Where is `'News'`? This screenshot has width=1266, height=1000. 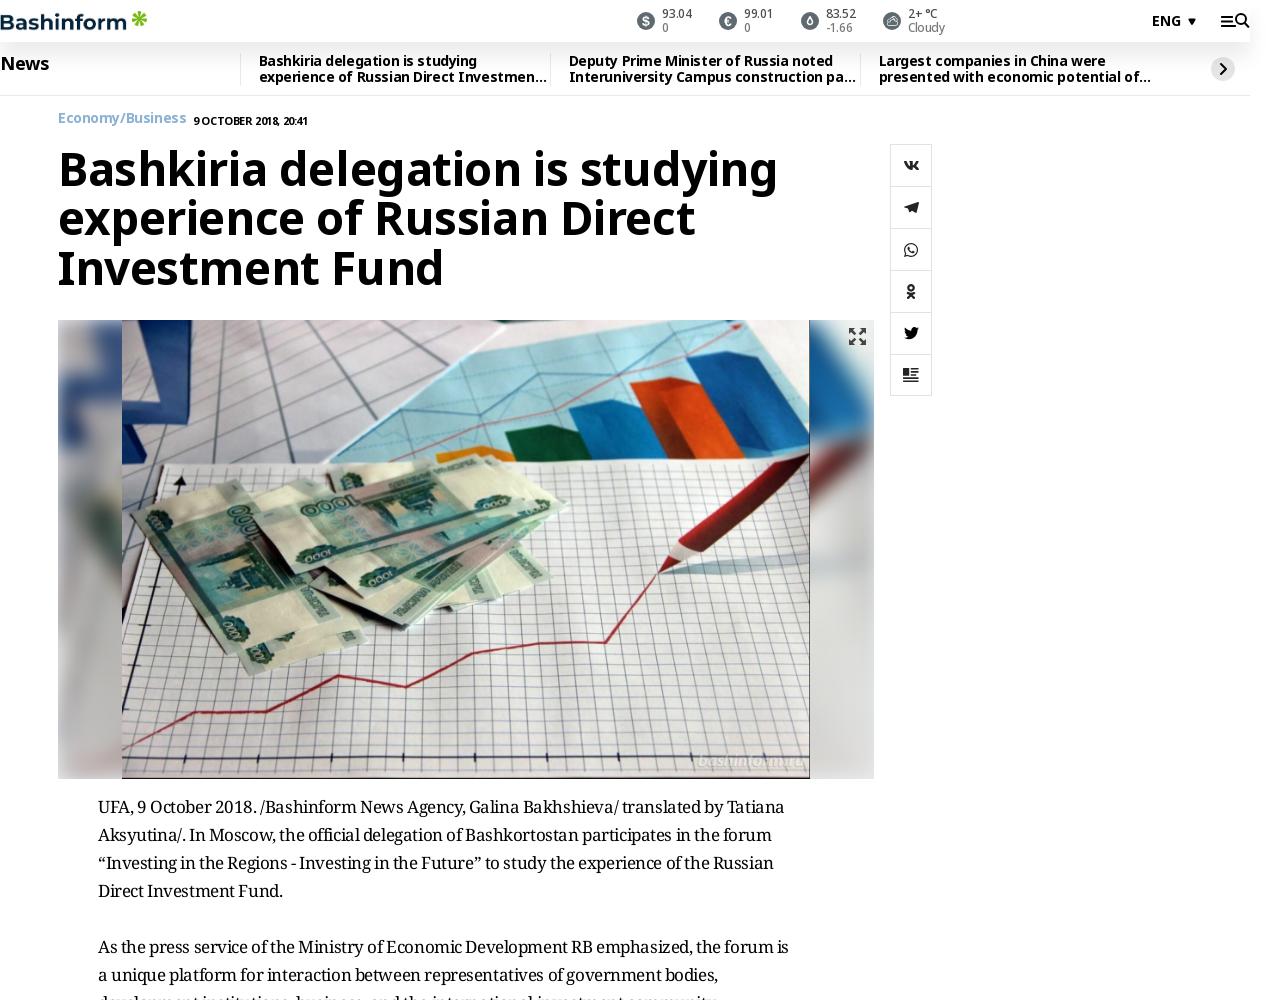
'News' is located at coordinates (23, 62).